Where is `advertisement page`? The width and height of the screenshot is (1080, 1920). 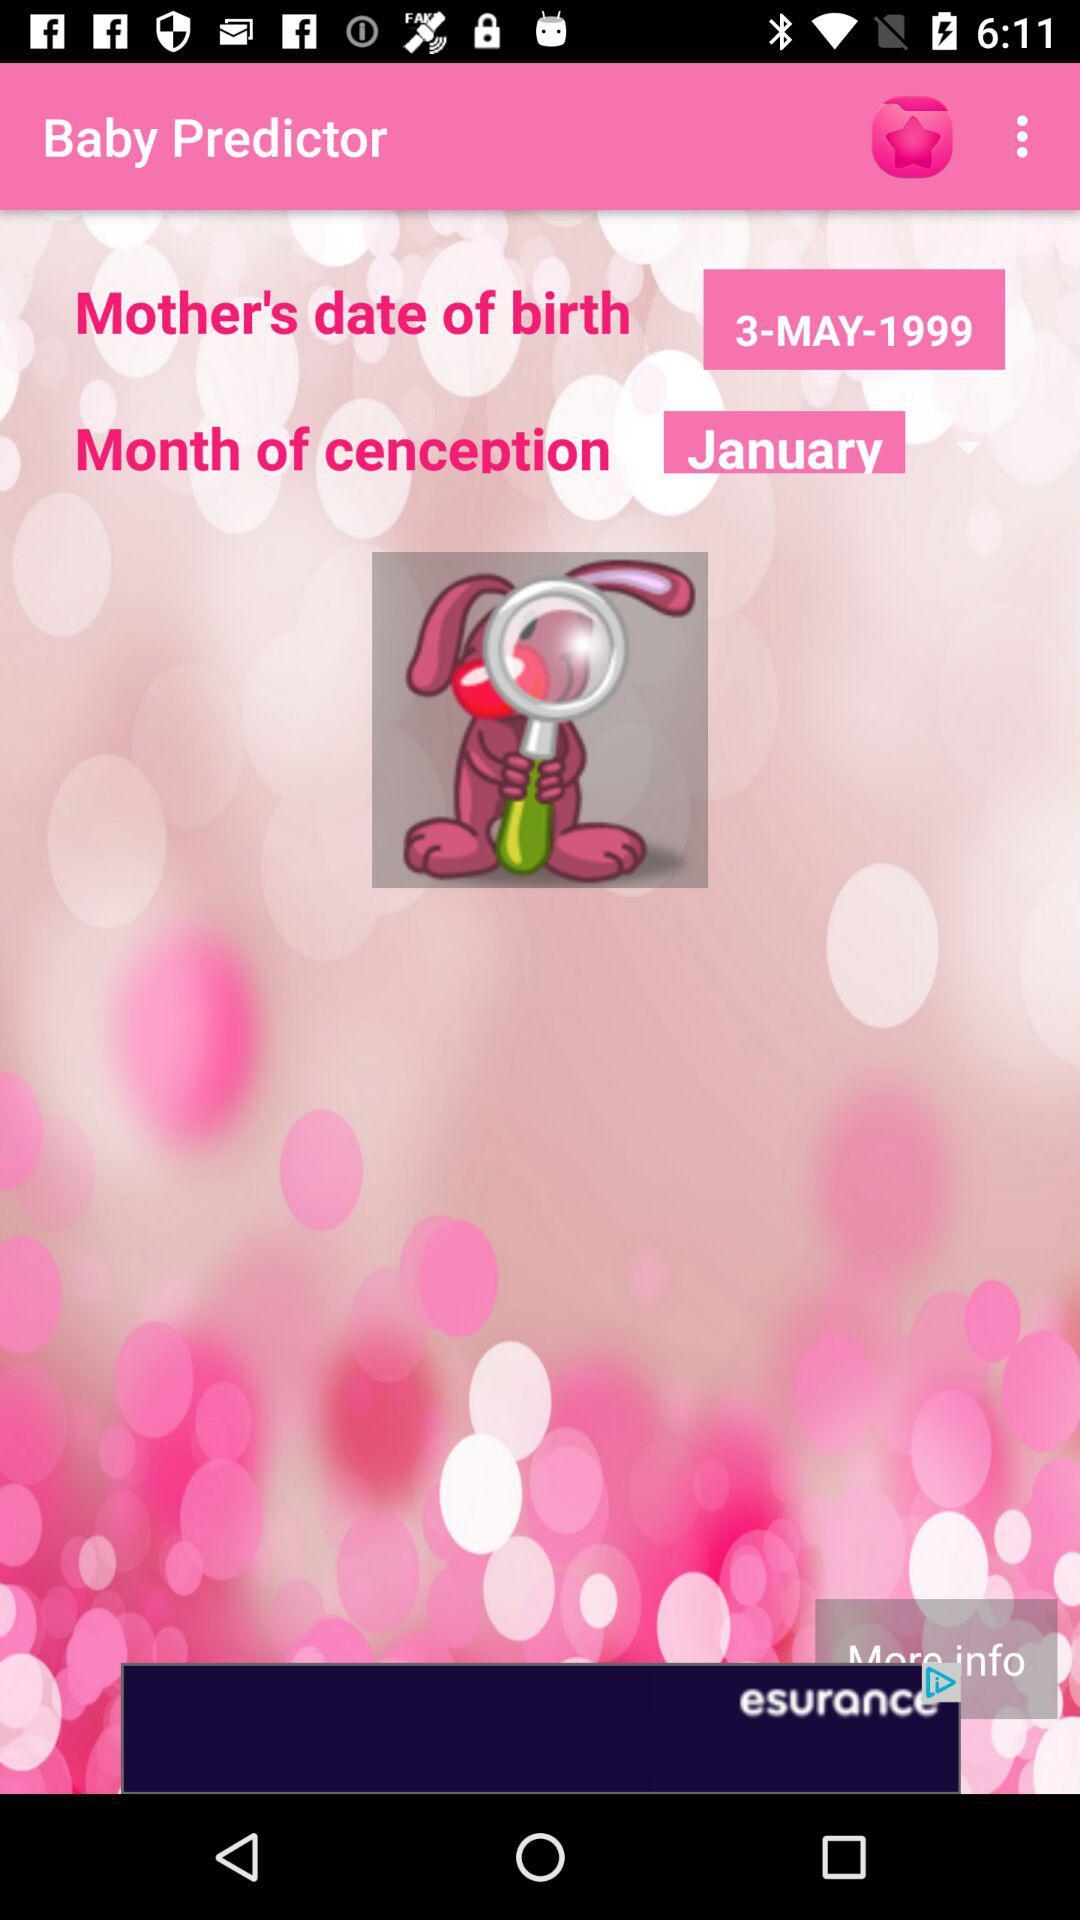
advertisement page is located at coordinates (540, 1727).